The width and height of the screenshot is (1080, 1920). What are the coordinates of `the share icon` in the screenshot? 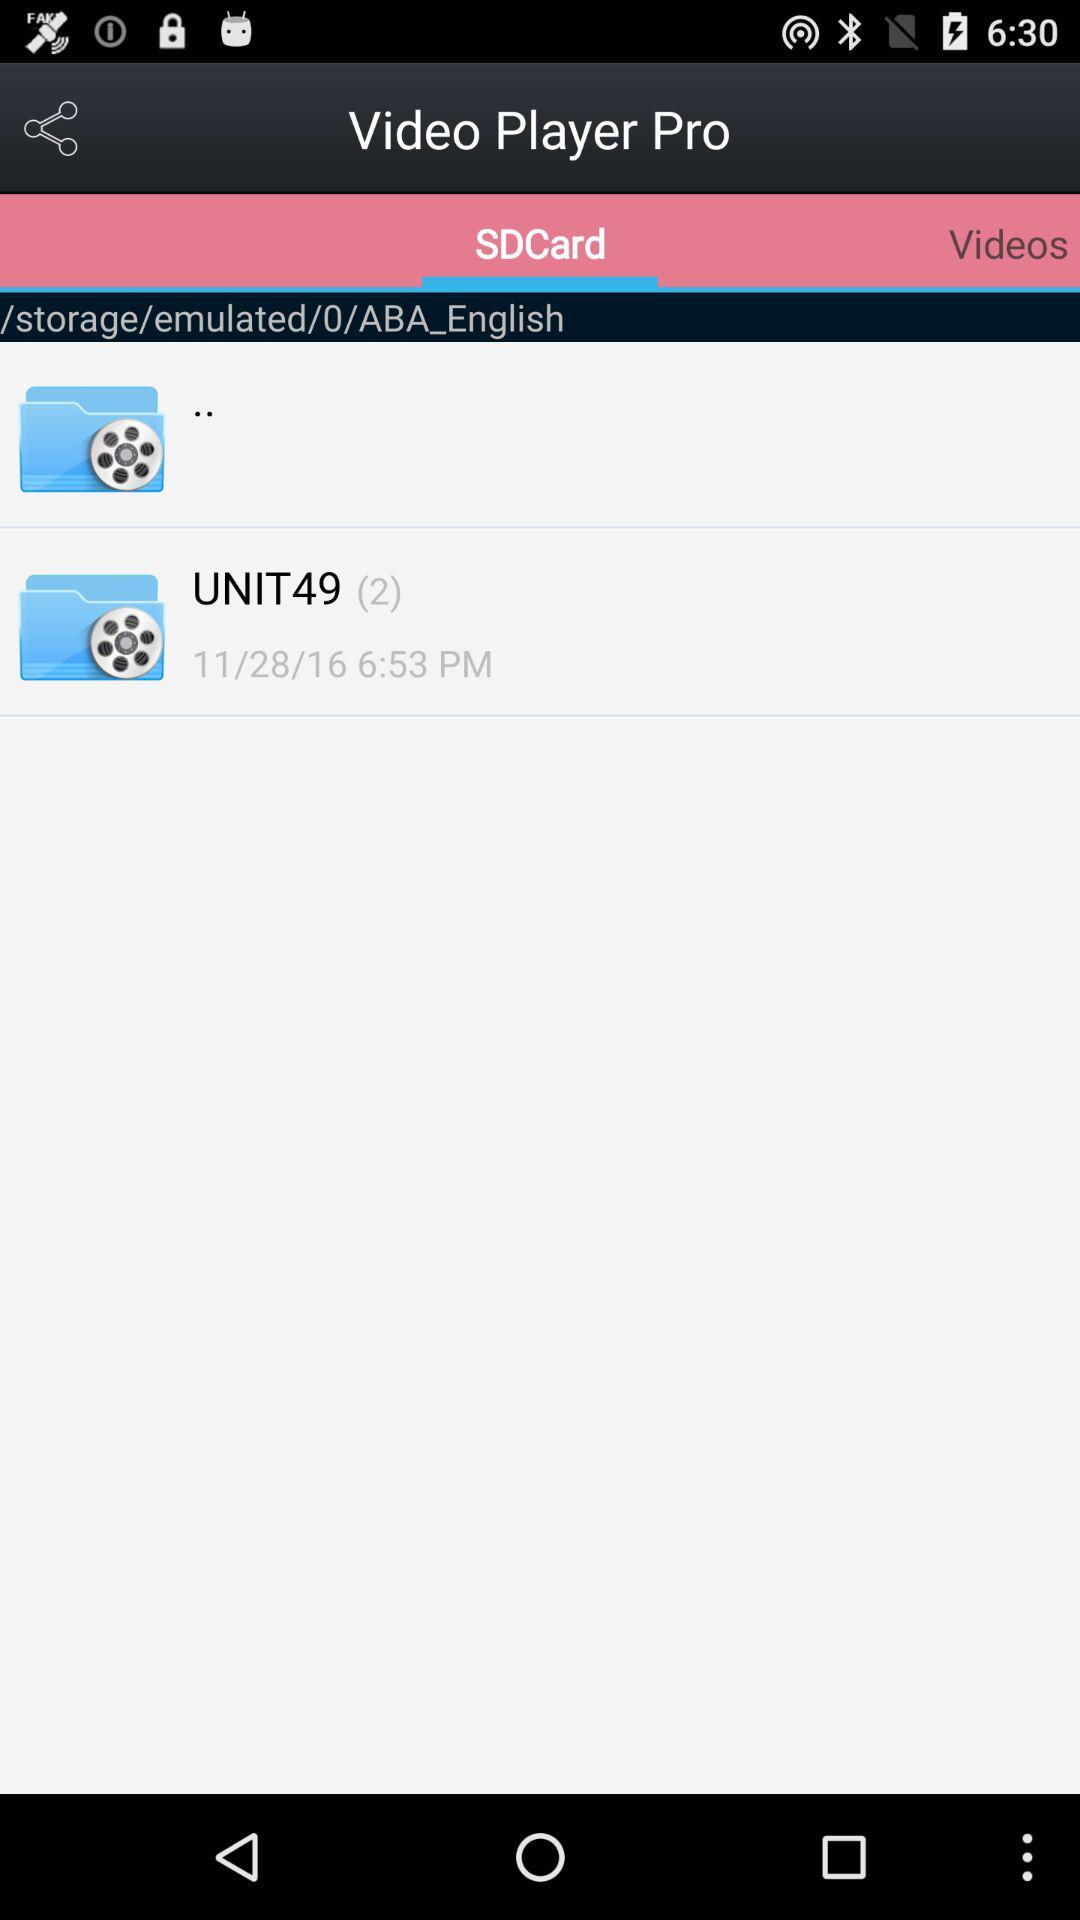 It's located at (51, 136).